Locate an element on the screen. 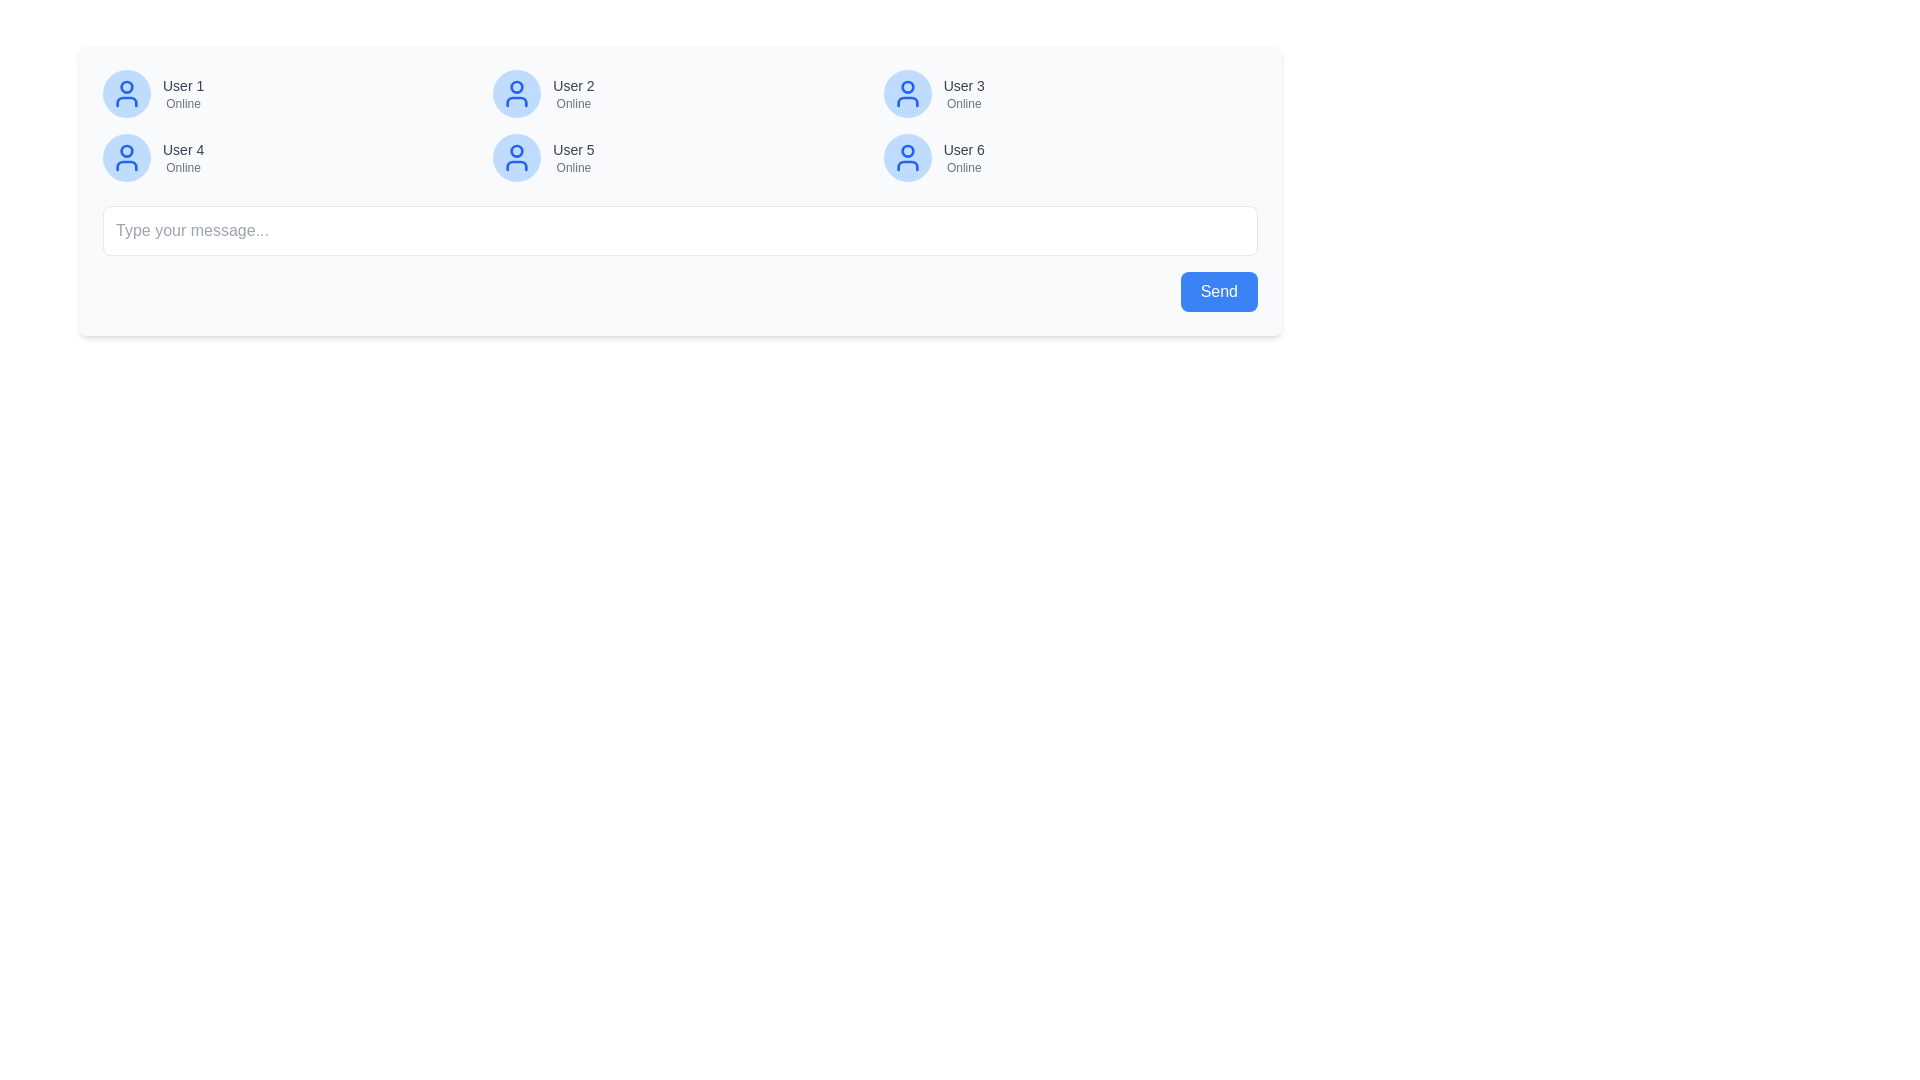  the user icon styled with a blue circular outline that represents 'User 4', located directly above the text indicating their online status is located at coordinates (125, 157).